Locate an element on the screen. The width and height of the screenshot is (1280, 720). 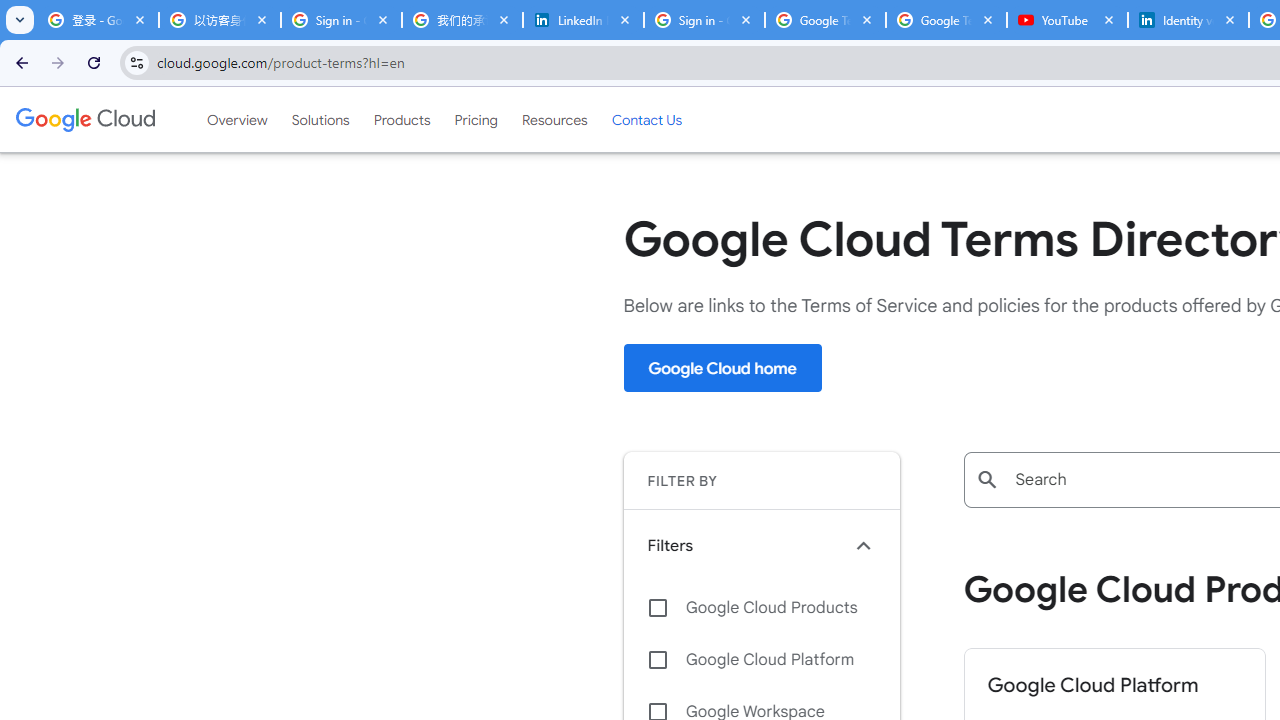
'Contact Us' is located at coordinates (647, 119).